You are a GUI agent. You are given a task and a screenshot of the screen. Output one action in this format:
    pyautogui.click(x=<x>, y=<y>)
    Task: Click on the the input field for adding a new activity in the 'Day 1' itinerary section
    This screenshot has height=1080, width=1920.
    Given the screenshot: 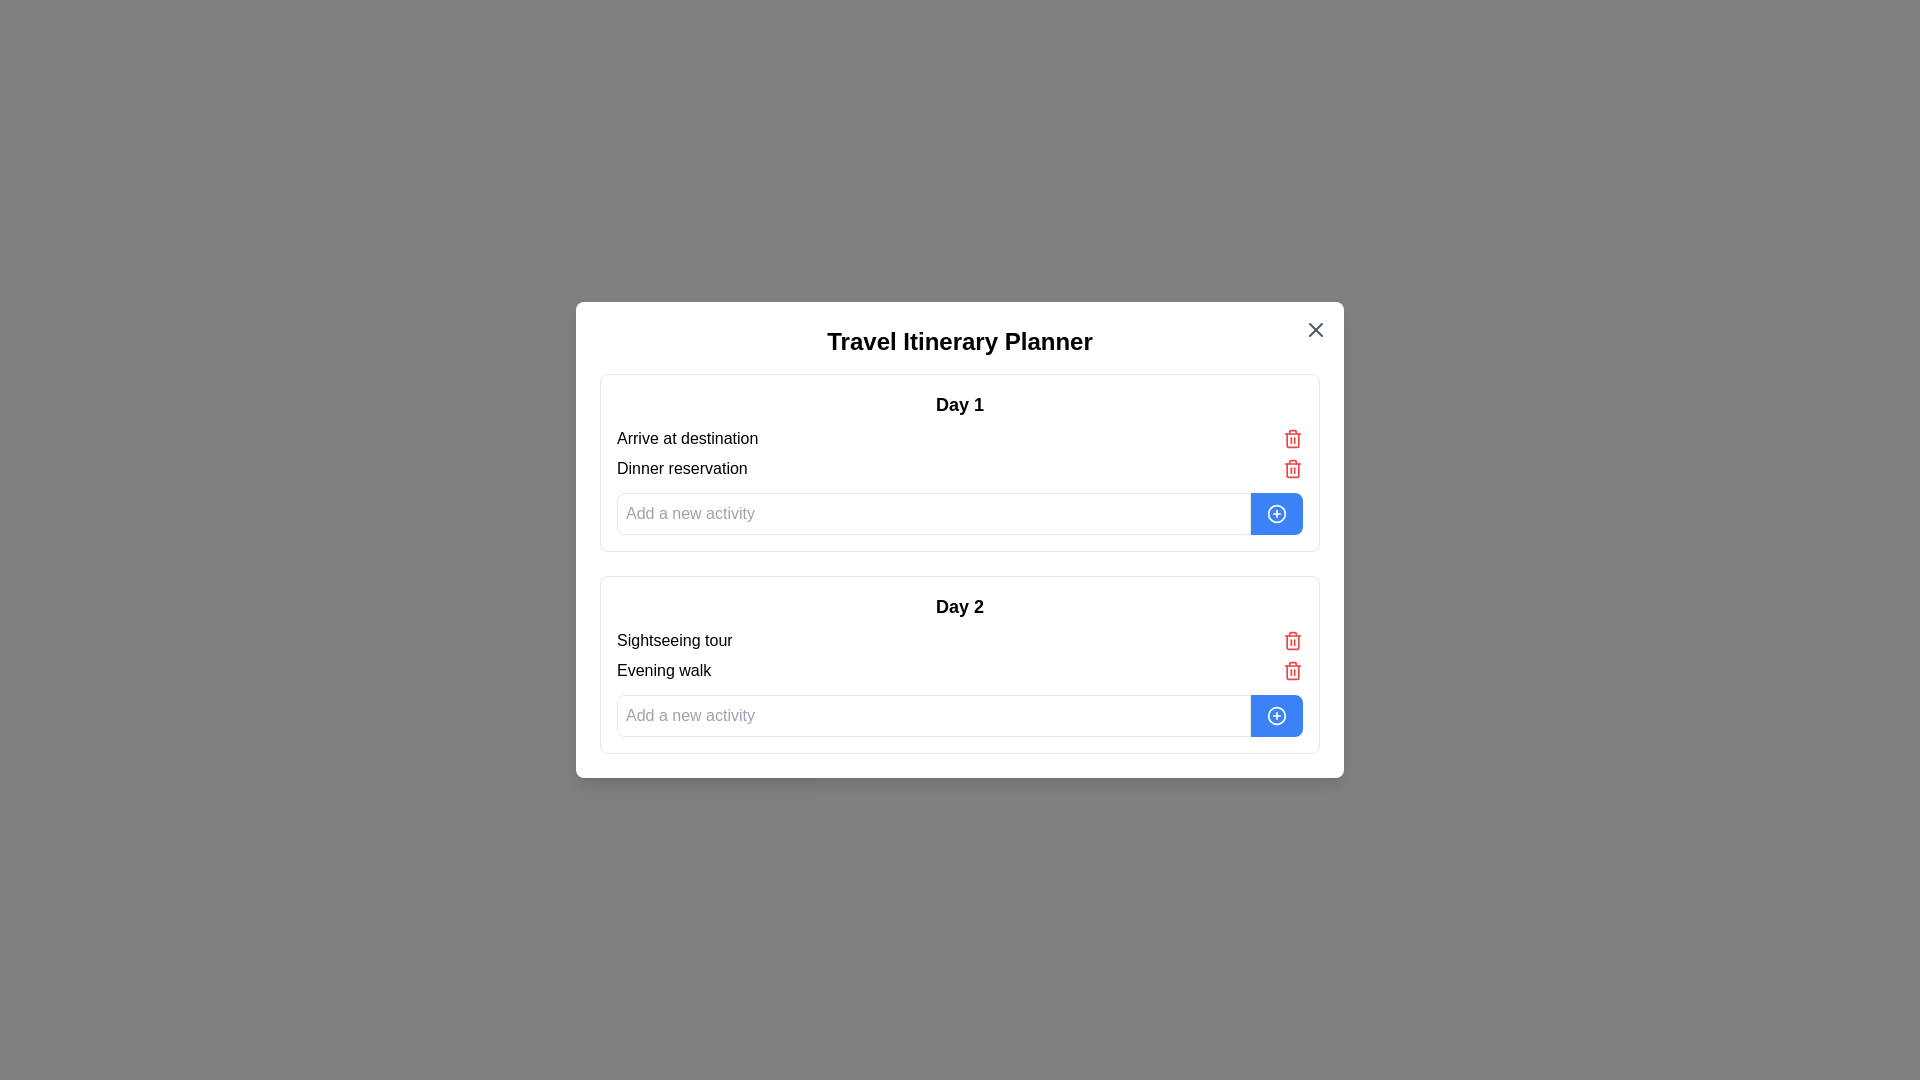 What is the action you would take?
    pyautogui.click(x=960, y=512)
    